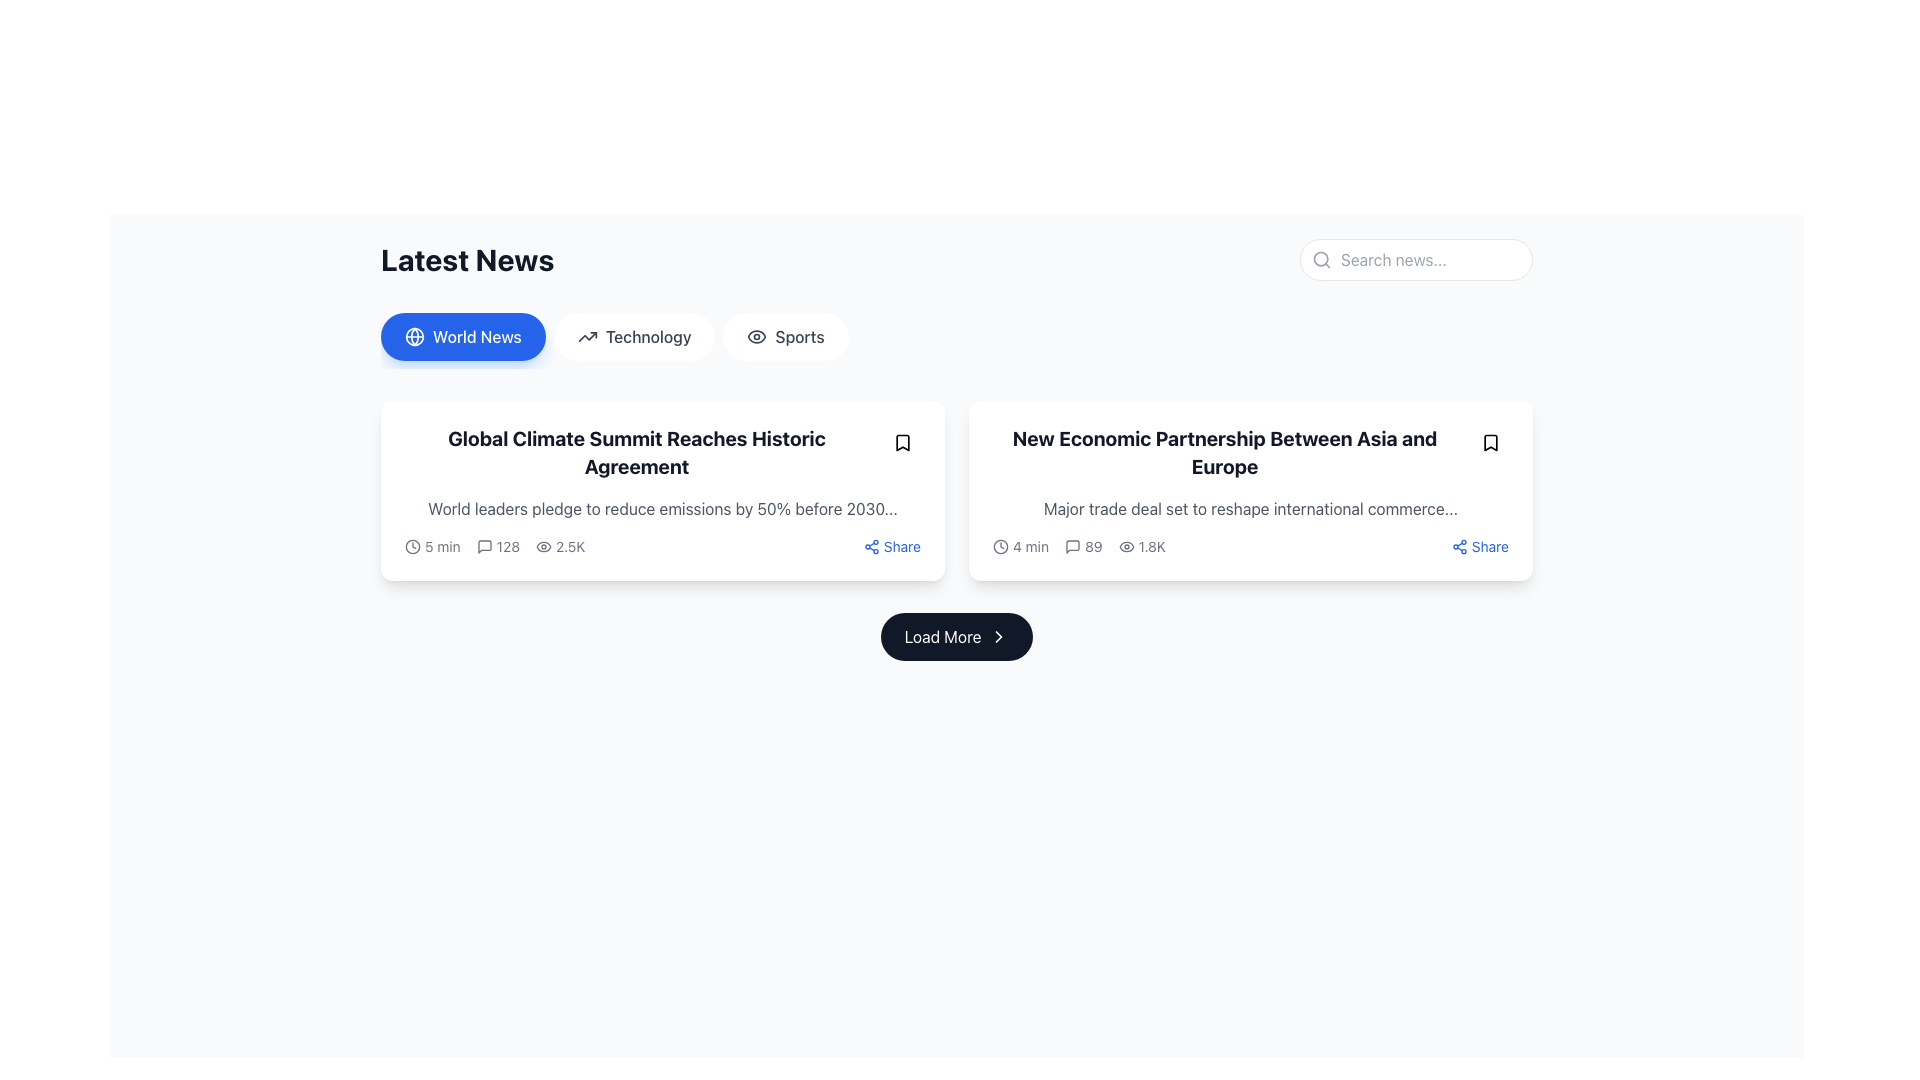  What do you see at coordinates (462, 335) in the screenshot?
I see `the 'World News' button, which is a rounded rectangular button with a blue background, white text, and a globe icon on the left, located at the top left of the page under the 'Latest News' heading` at bounding box center [462, 335].